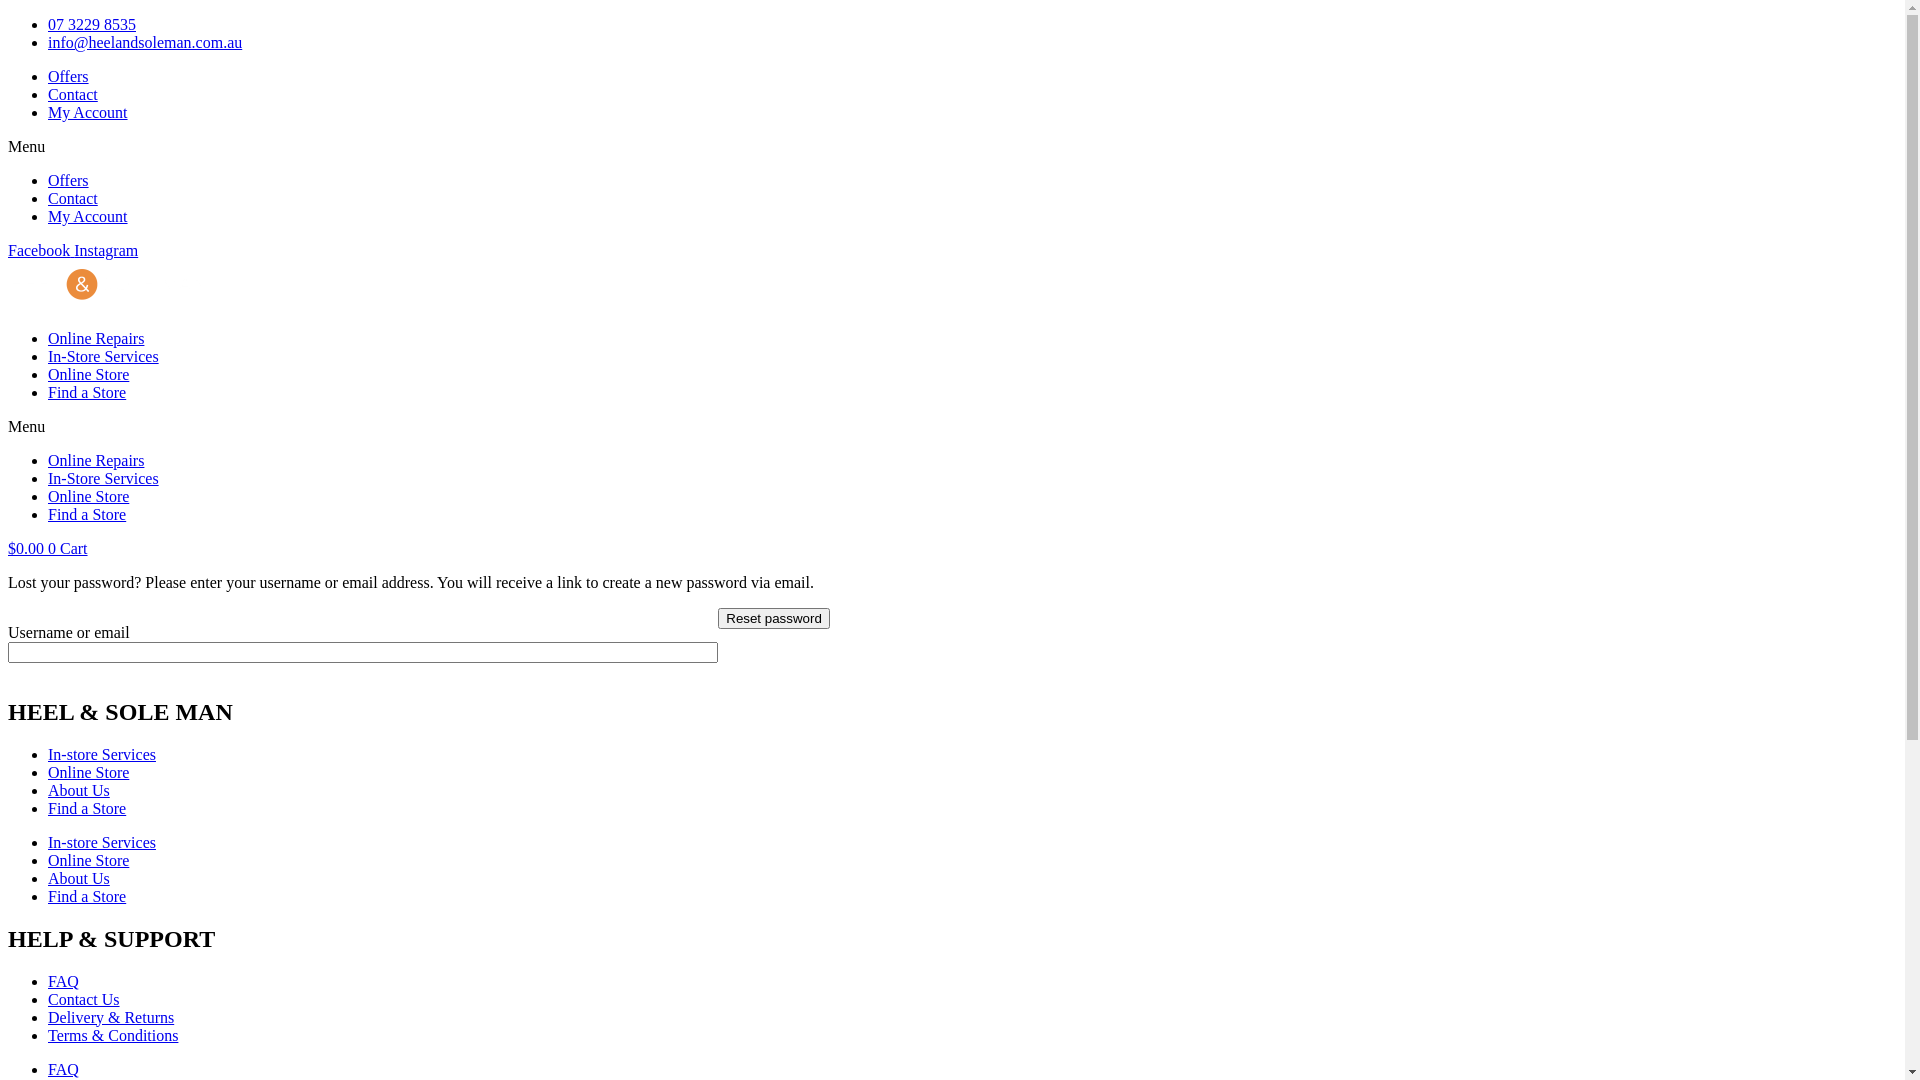 This screenshot has height=1080, width=1920. Describe the element at coordinates (95, 337) in the screenshot. I see `'Online Repairs'` at that location.